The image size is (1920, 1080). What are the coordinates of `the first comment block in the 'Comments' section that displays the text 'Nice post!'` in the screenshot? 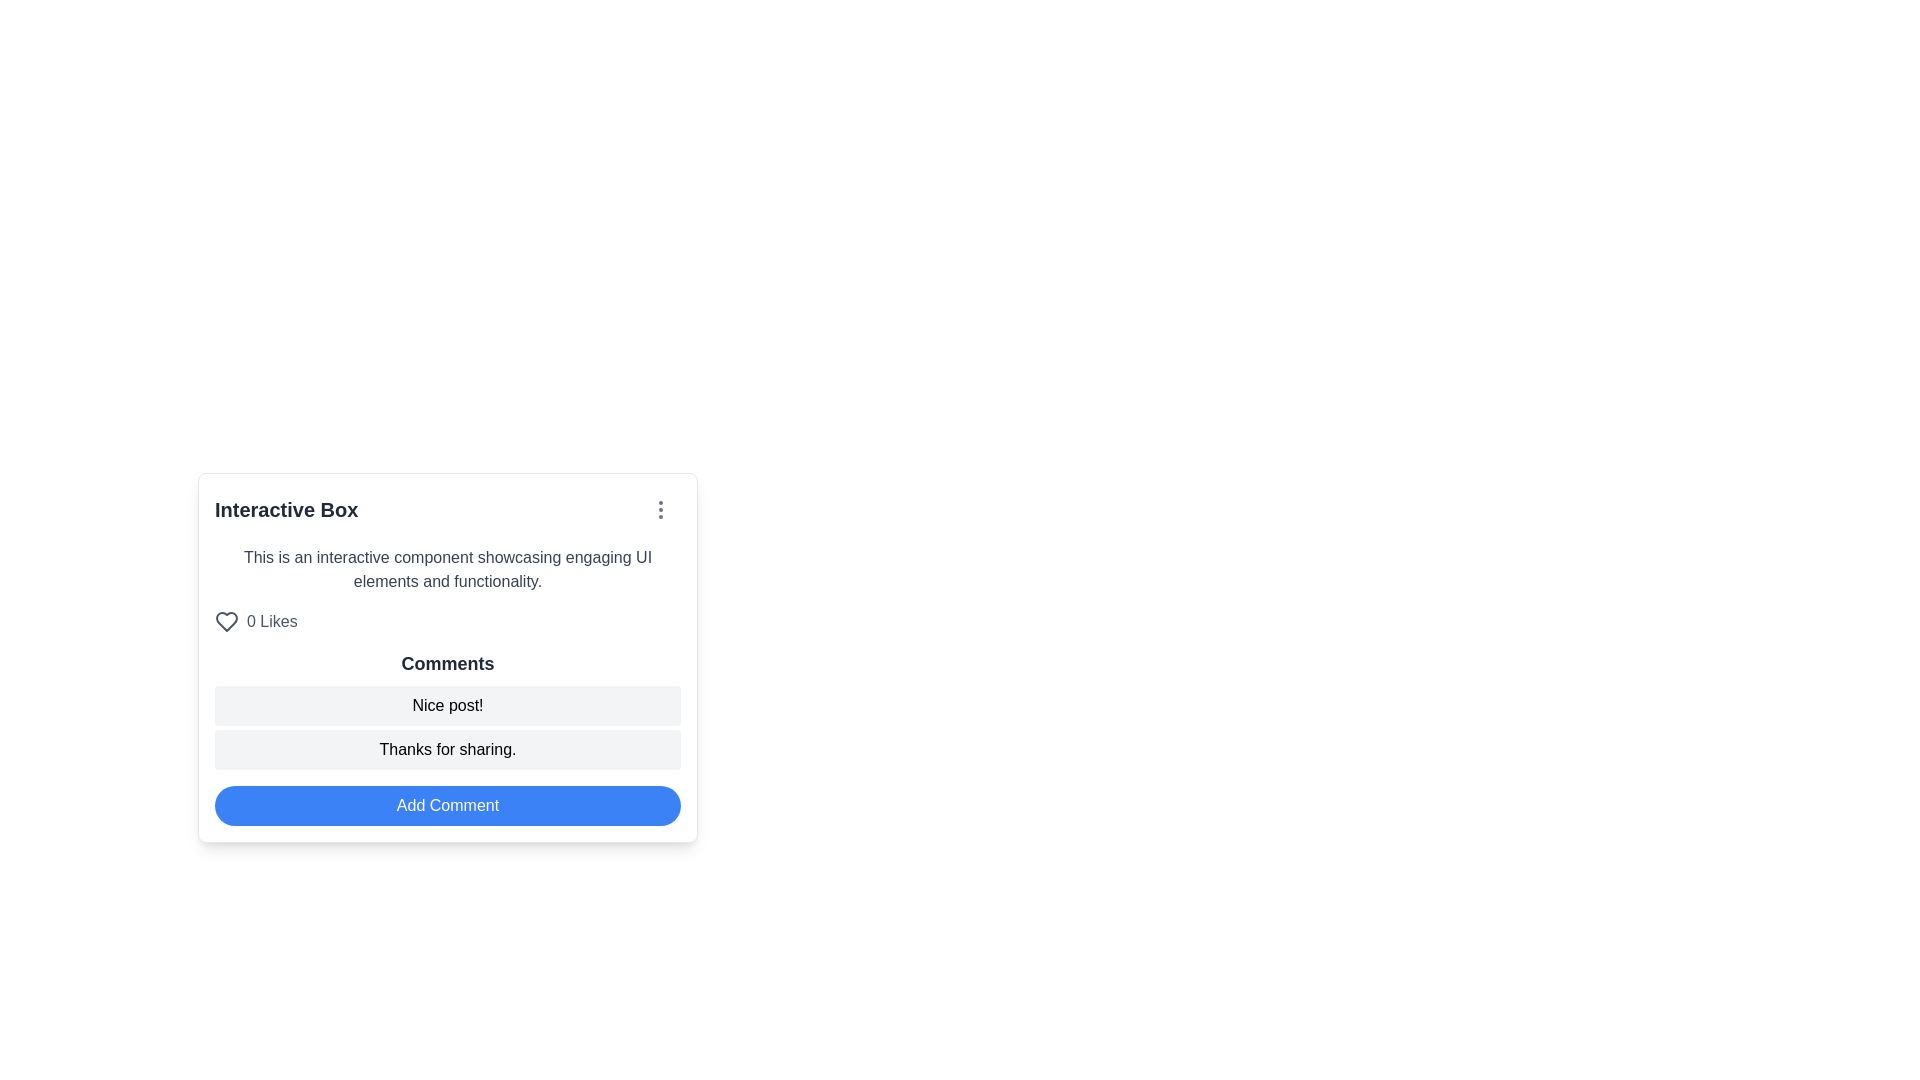 It's located at (446, 704).